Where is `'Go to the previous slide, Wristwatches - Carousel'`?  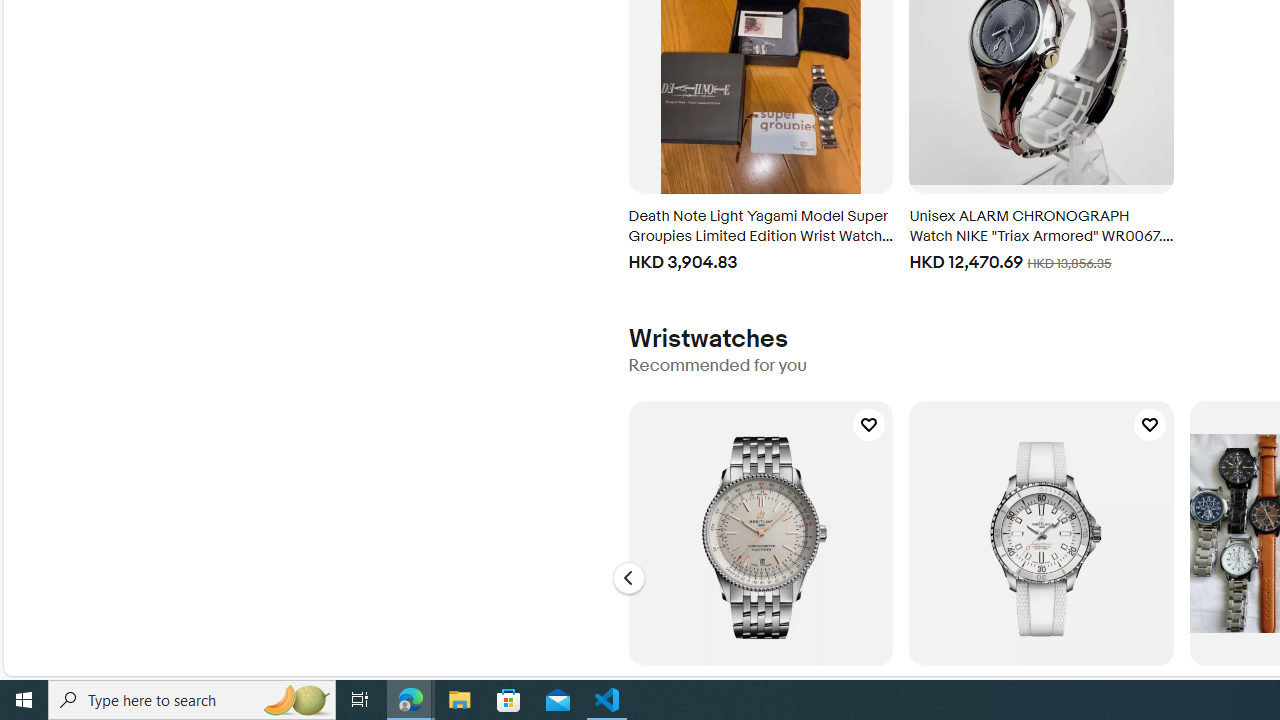
'Go to the previous slide, Wristwatches - Carousel' is located at coordinates (627, 578).